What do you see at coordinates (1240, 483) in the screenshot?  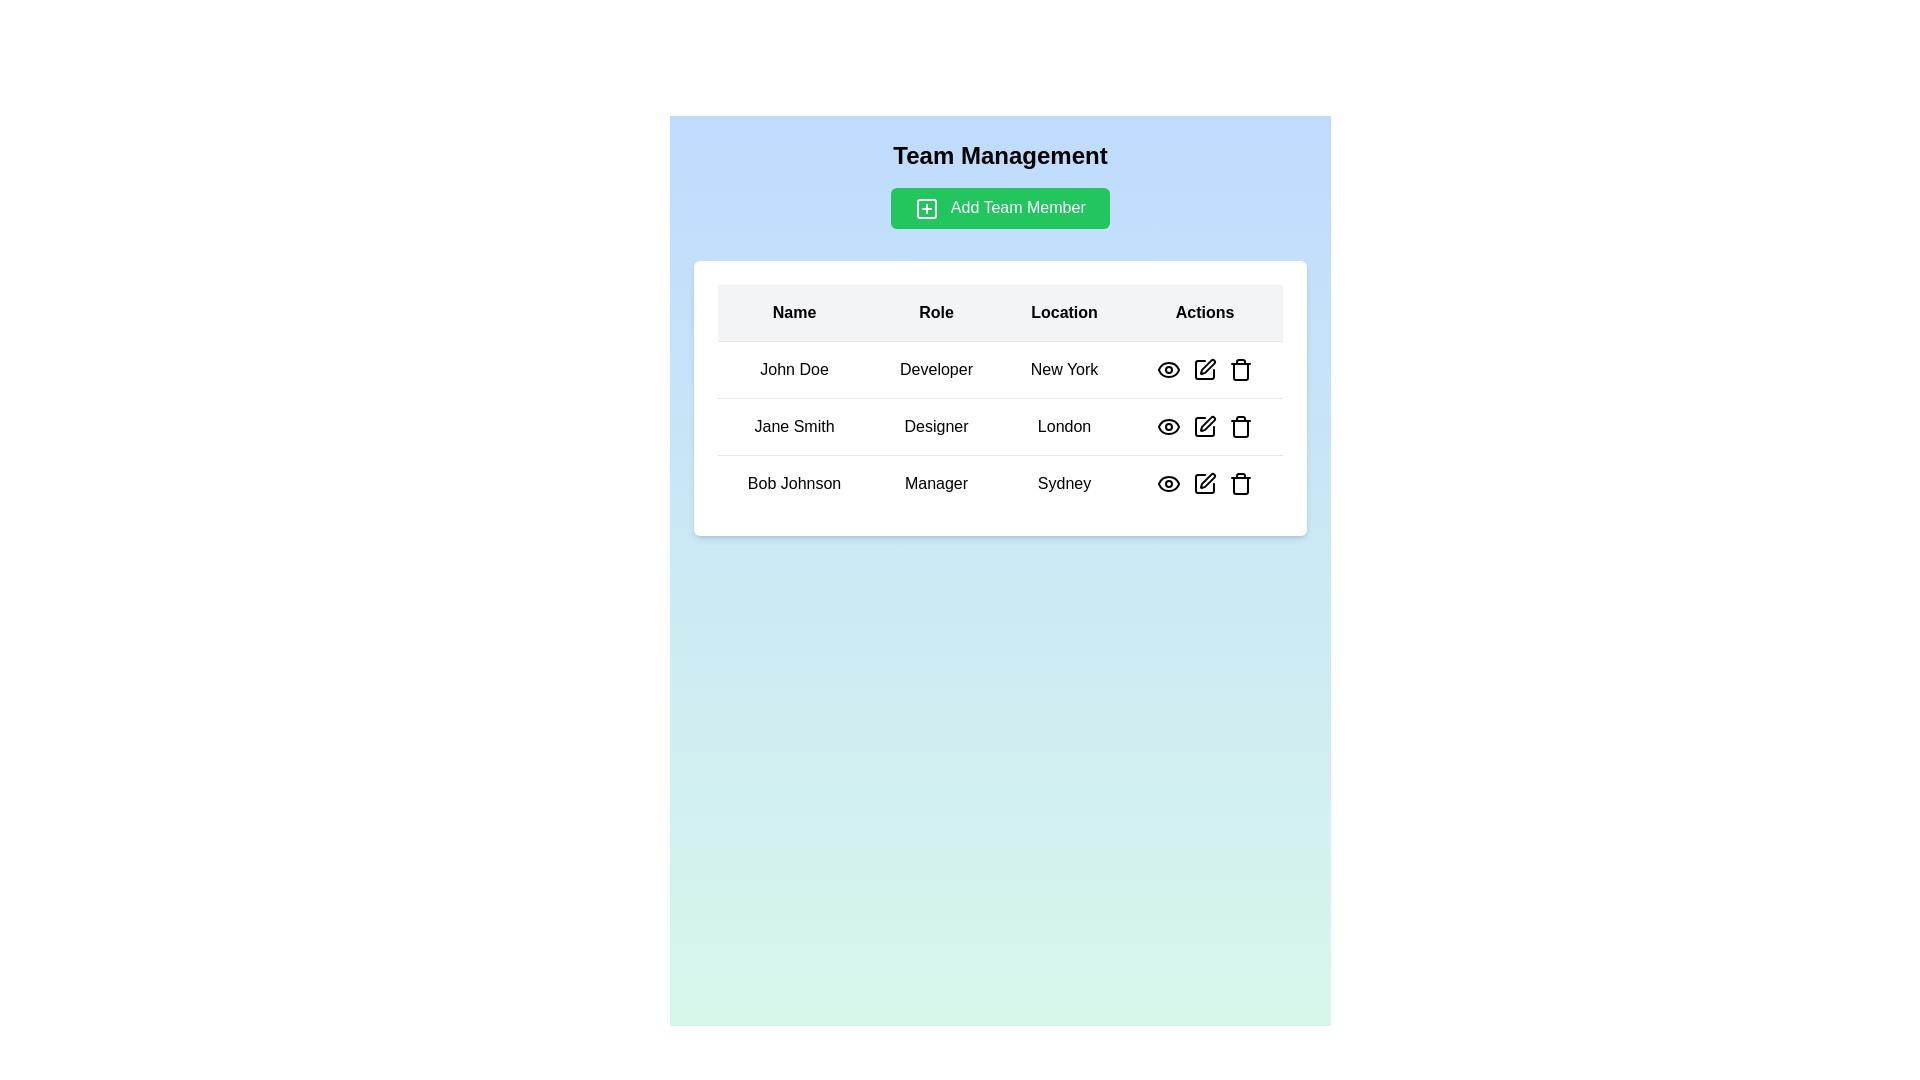 I see `the trash can icon button for the delete action associated with 'Bob Johnson'` at bounding box center [1240, 483].